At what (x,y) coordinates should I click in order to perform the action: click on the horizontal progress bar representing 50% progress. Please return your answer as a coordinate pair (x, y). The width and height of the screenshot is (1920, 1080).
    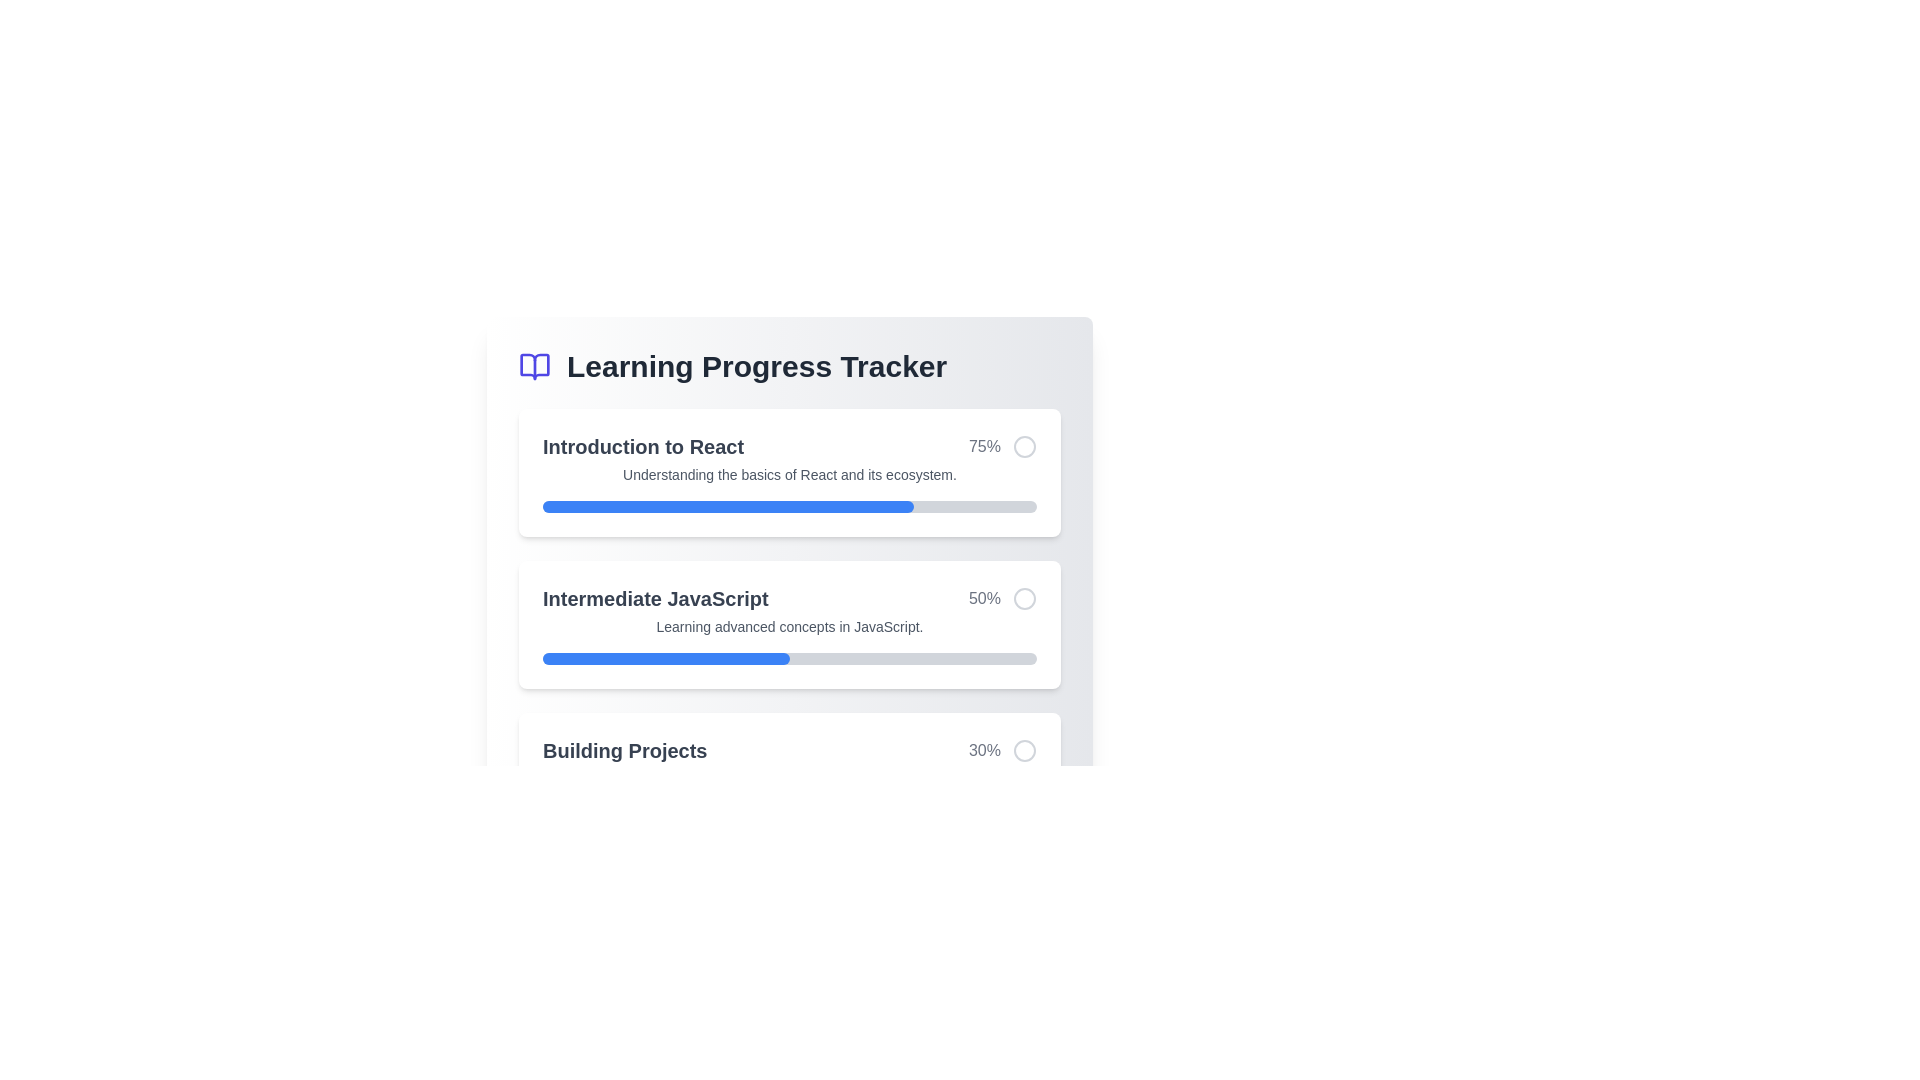
    Looking at the image, I should click on (789, 659).